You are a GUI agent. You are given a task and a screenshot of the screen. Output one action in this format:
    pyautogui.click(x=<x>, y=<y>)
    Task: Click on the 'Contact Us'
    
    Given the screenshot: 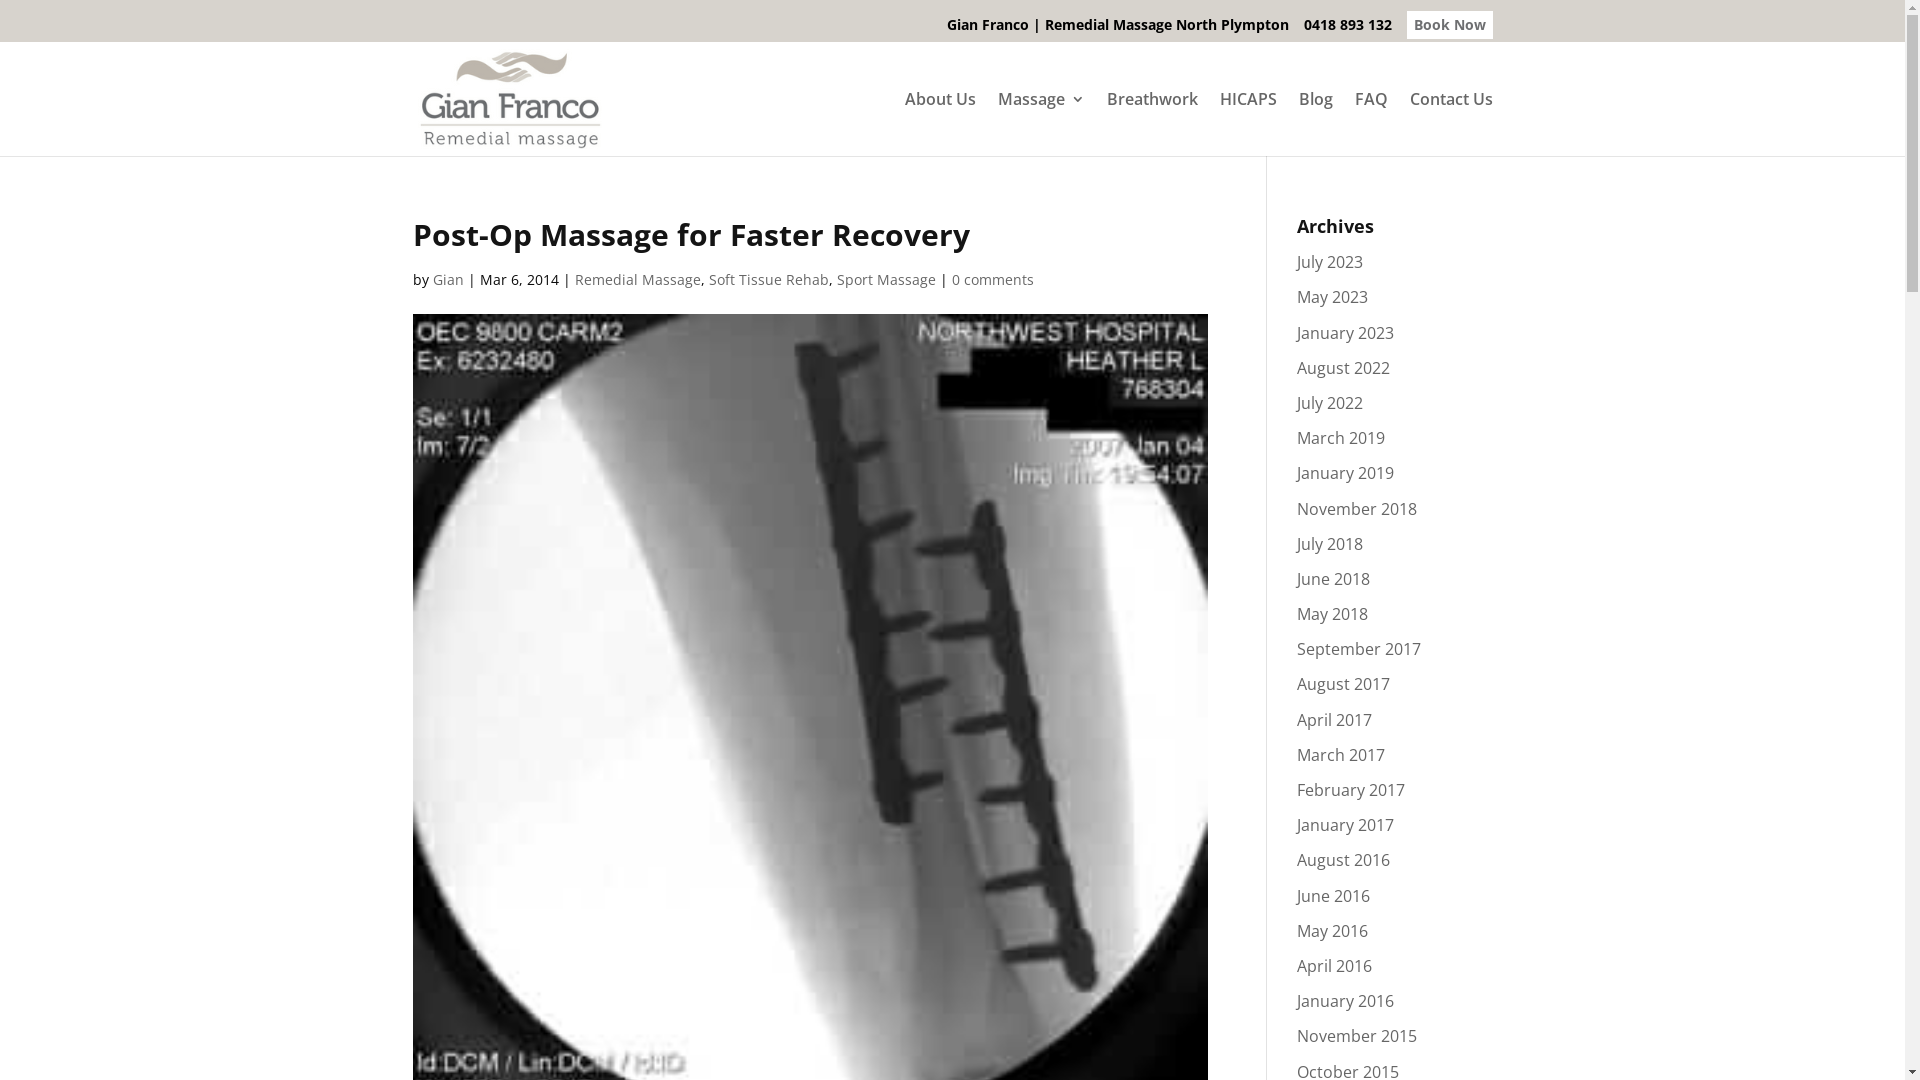 What is the action you would take?
    pyautogui.click(x=1451, y=123)
    